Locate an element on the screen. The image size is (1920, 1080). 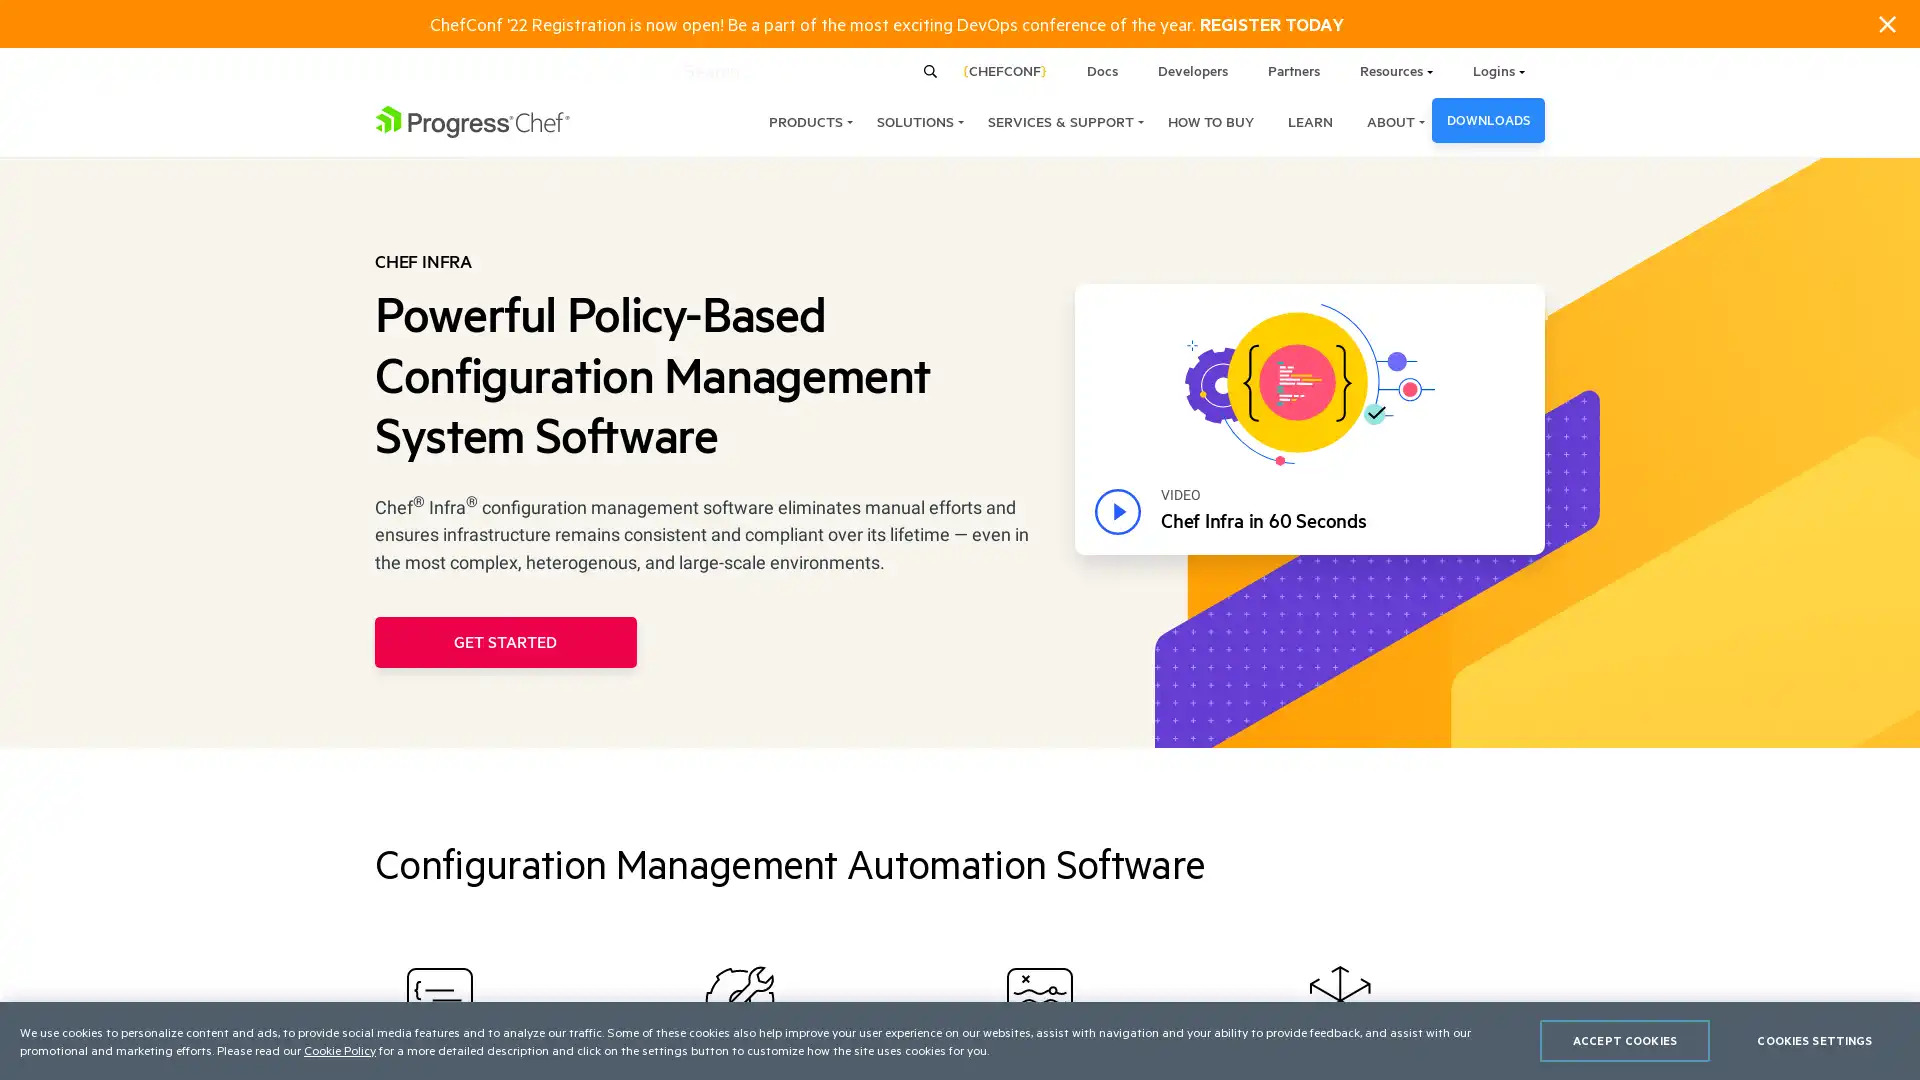
COOKIES SETTINGS is located at coordinates (1814, 1040).